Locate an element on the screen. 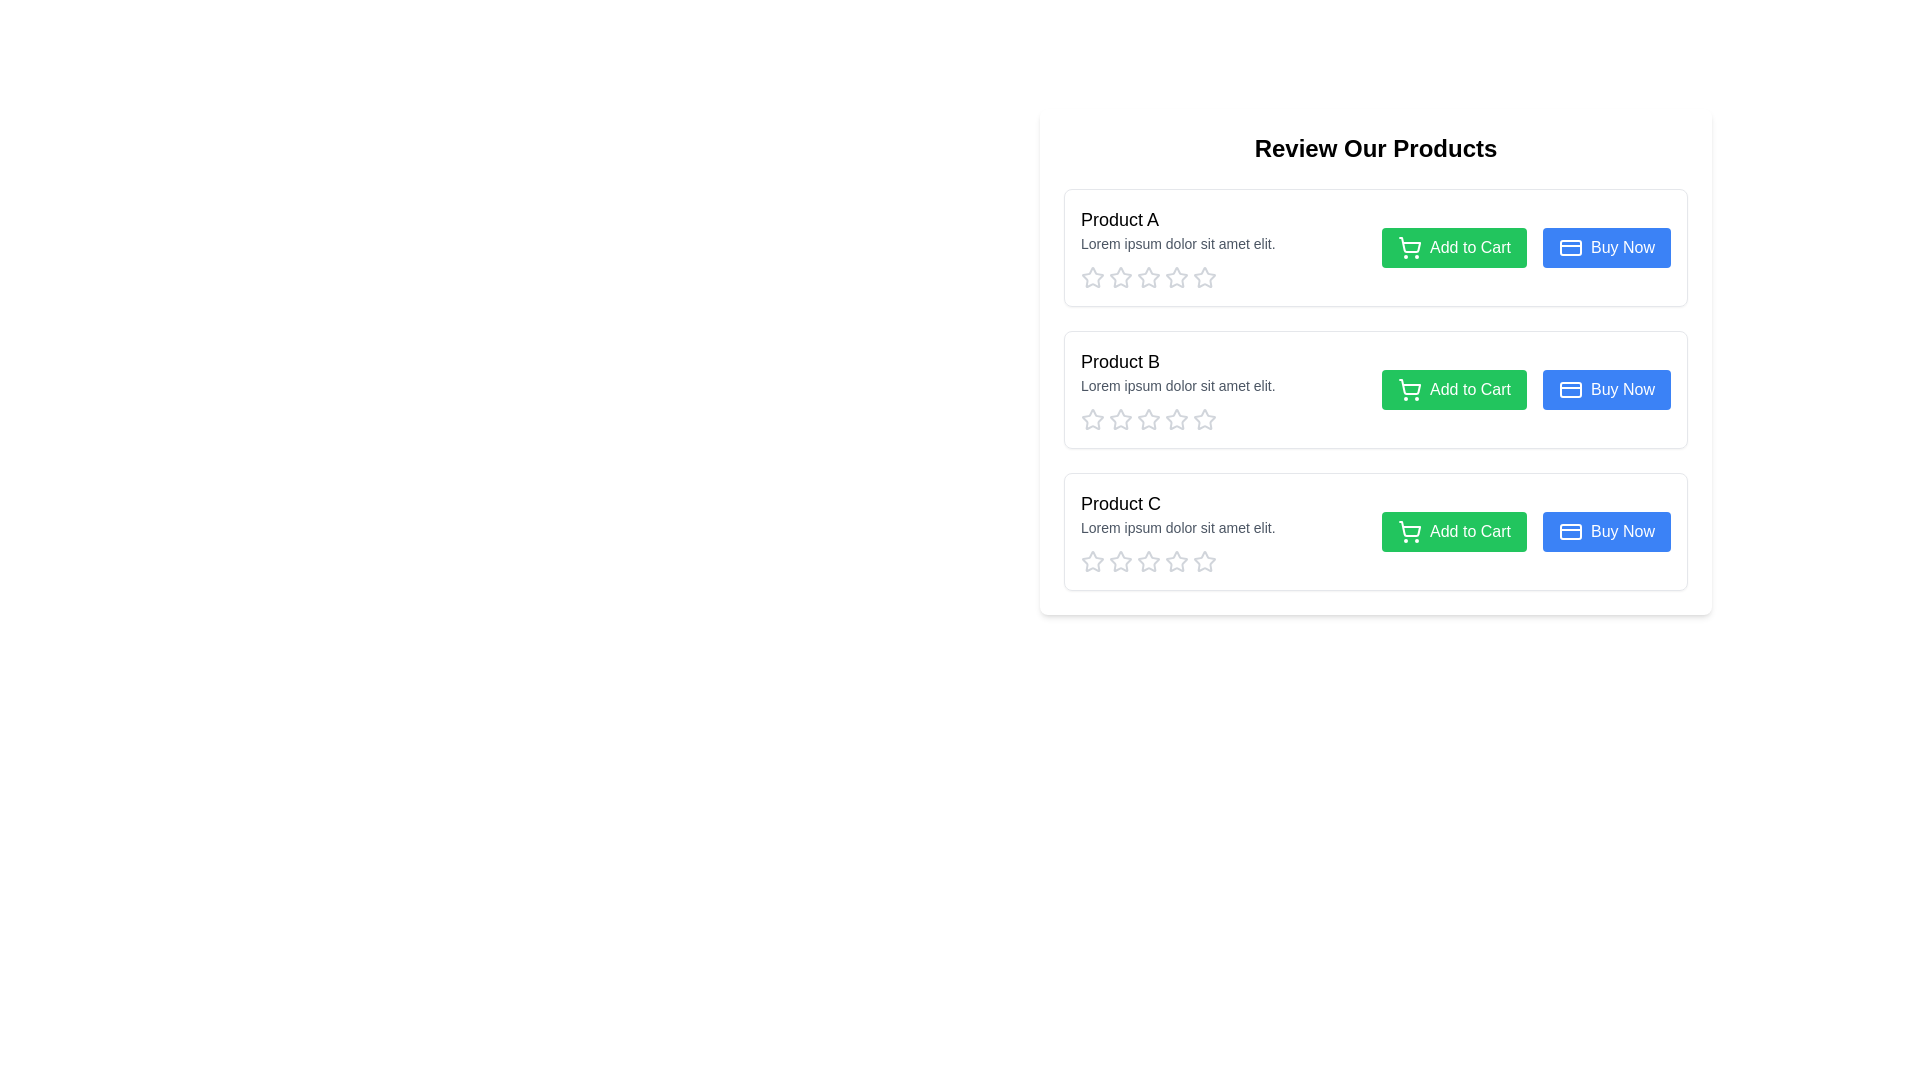 The height and width of the screenshot is (1080, 1920). the 'Add to Cart' button located at the bottom right of the 'Product C' card is located at coordinates (1525, 531).